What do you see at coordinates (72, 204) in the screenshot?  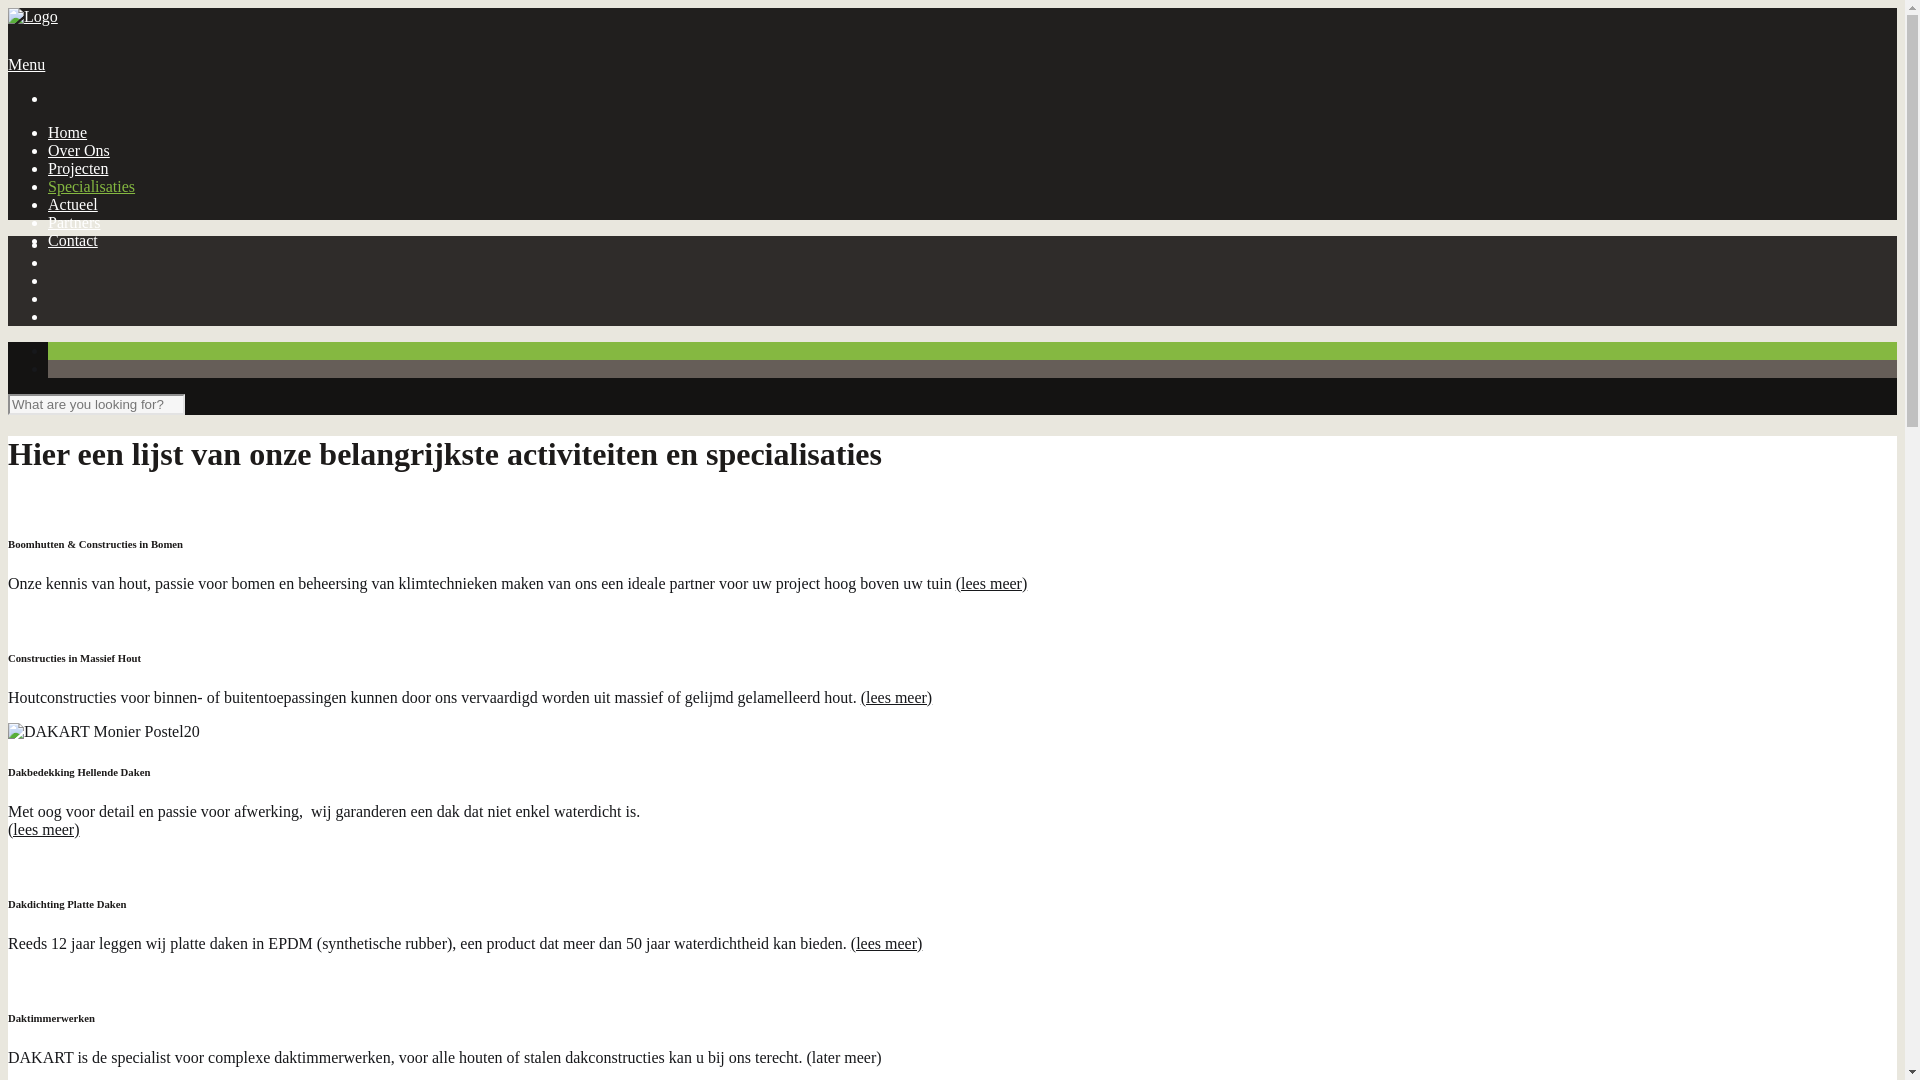 I see `'Actueel'` at bounding box center [72, 204].